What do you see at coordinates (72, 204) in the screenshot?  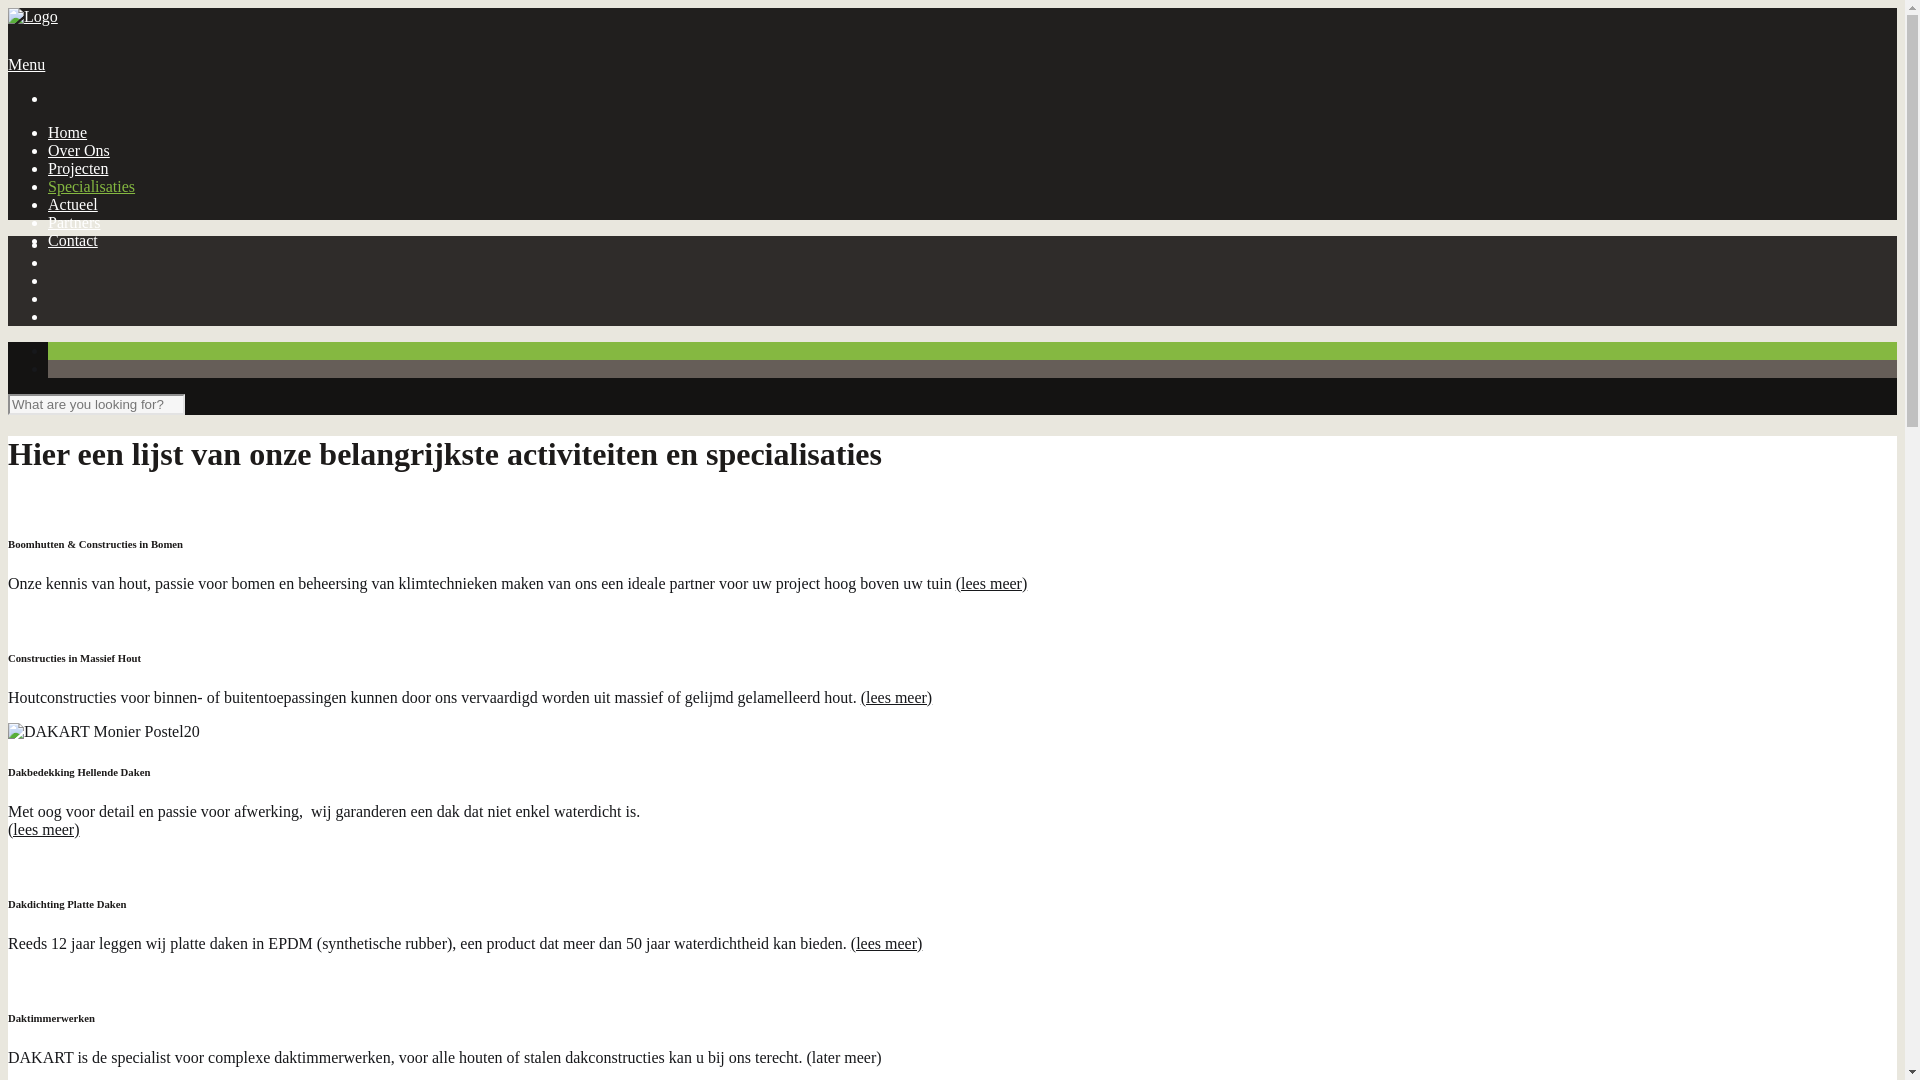 I see `'Actueel'` at bounding box center [72, 204].